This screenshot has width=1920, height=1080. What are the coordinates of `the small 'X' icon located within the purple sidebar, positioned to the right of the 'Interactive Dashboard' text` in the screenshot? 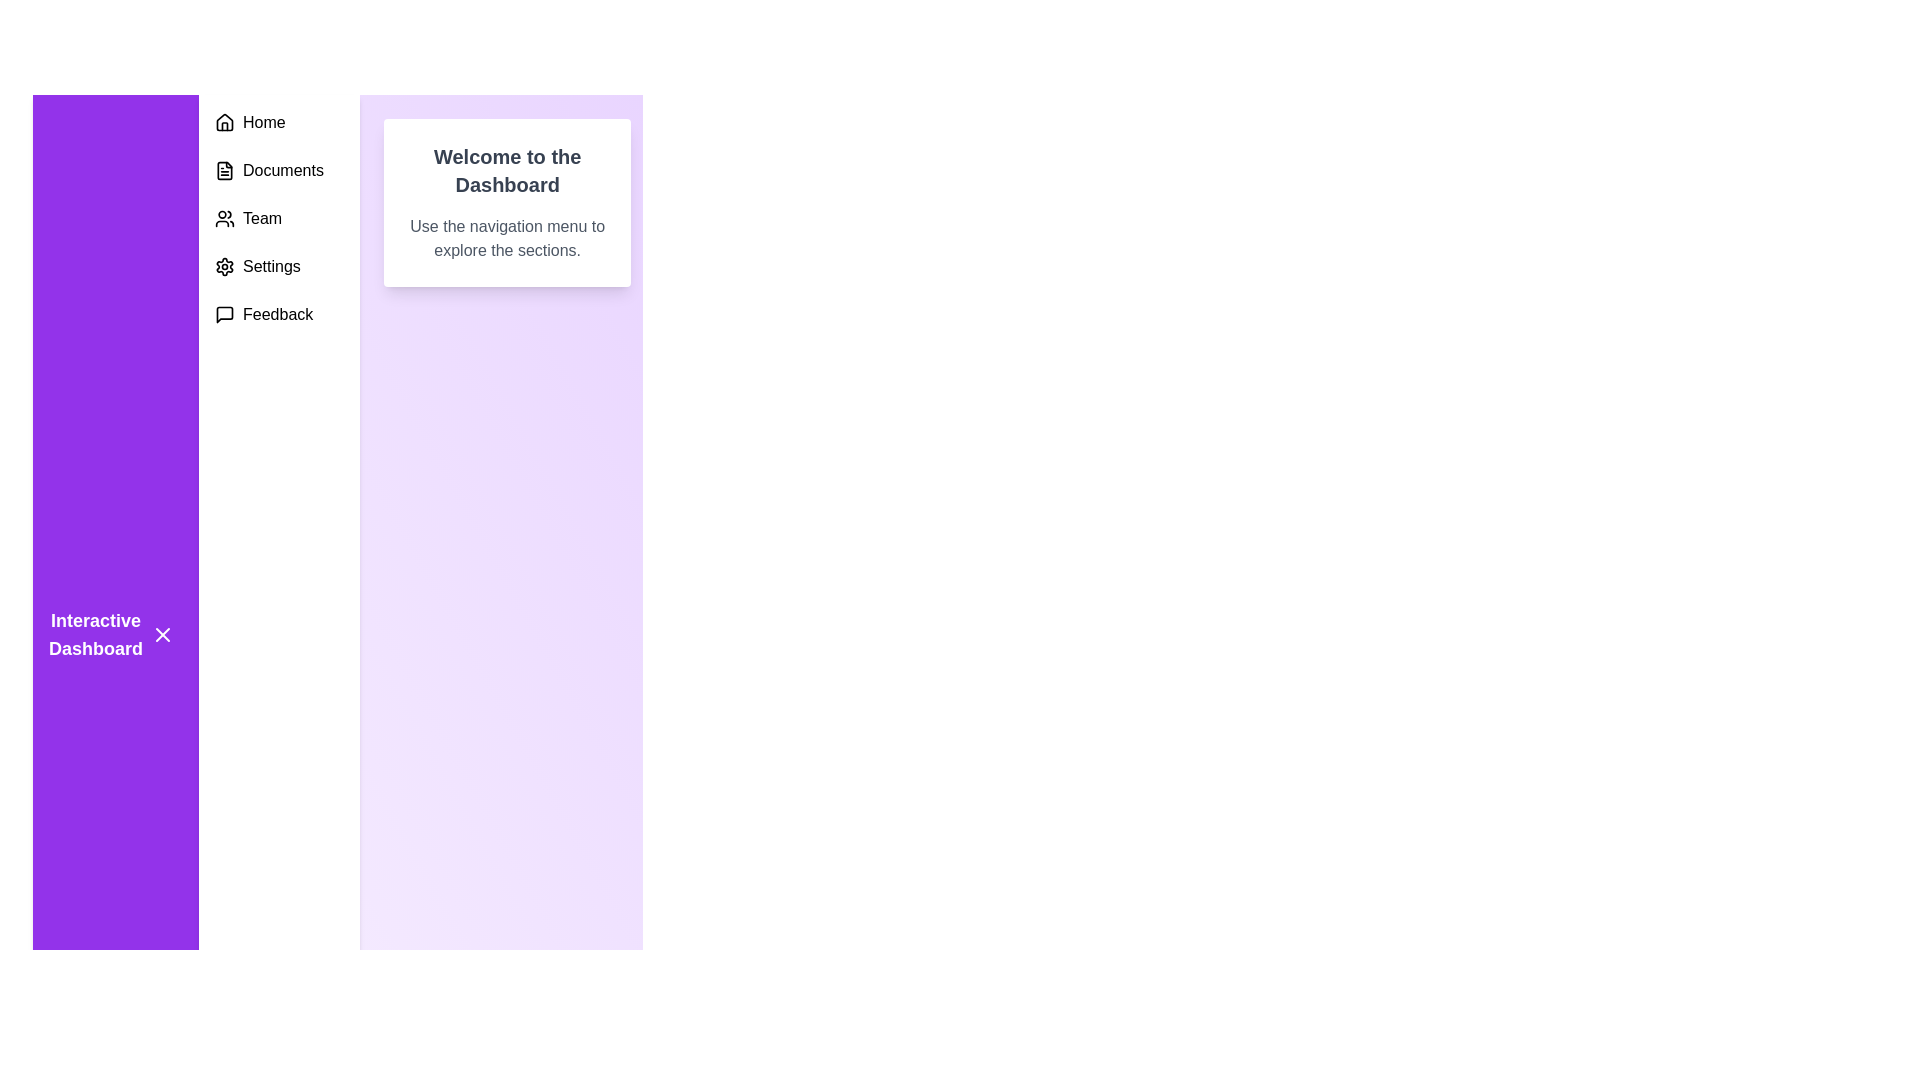 It's located at (163, 635).